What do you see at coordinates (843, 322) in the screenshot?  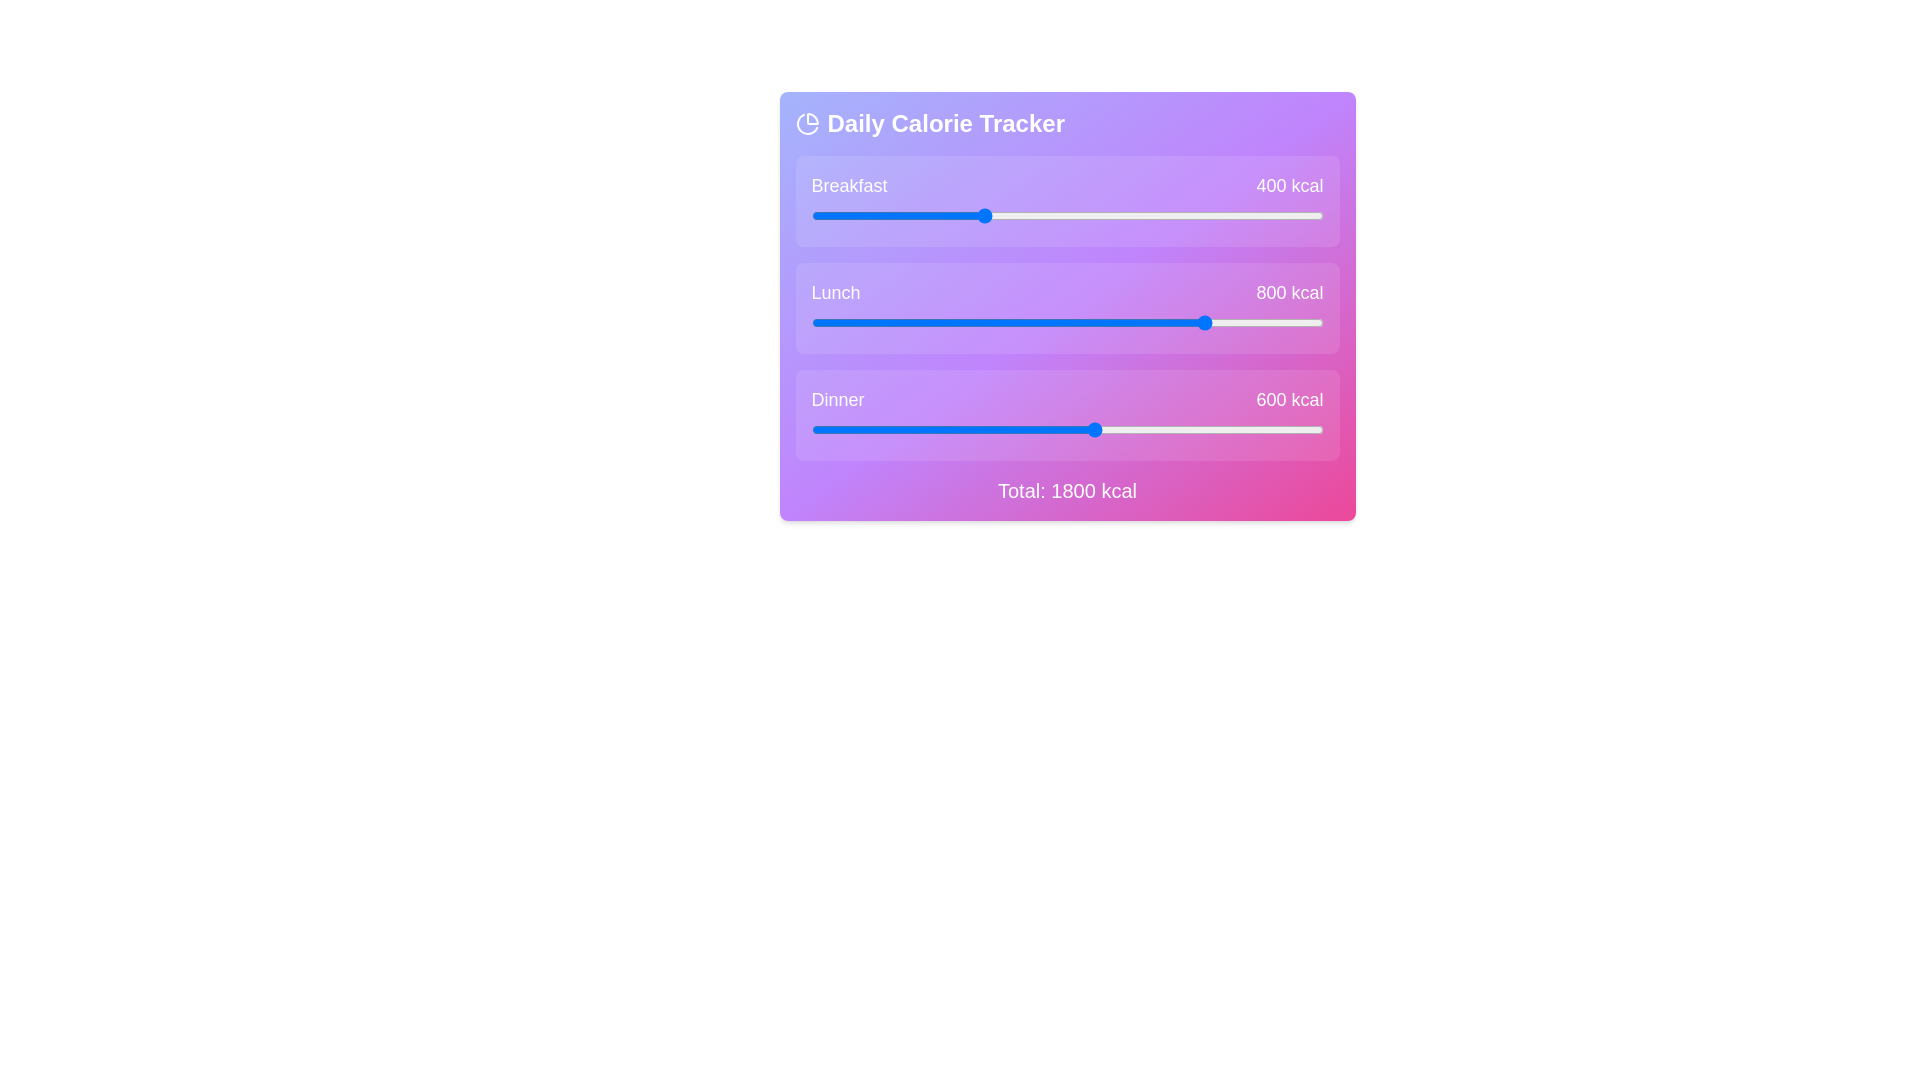 I see `the lunch calorie value` at bounding box center [843, 322].